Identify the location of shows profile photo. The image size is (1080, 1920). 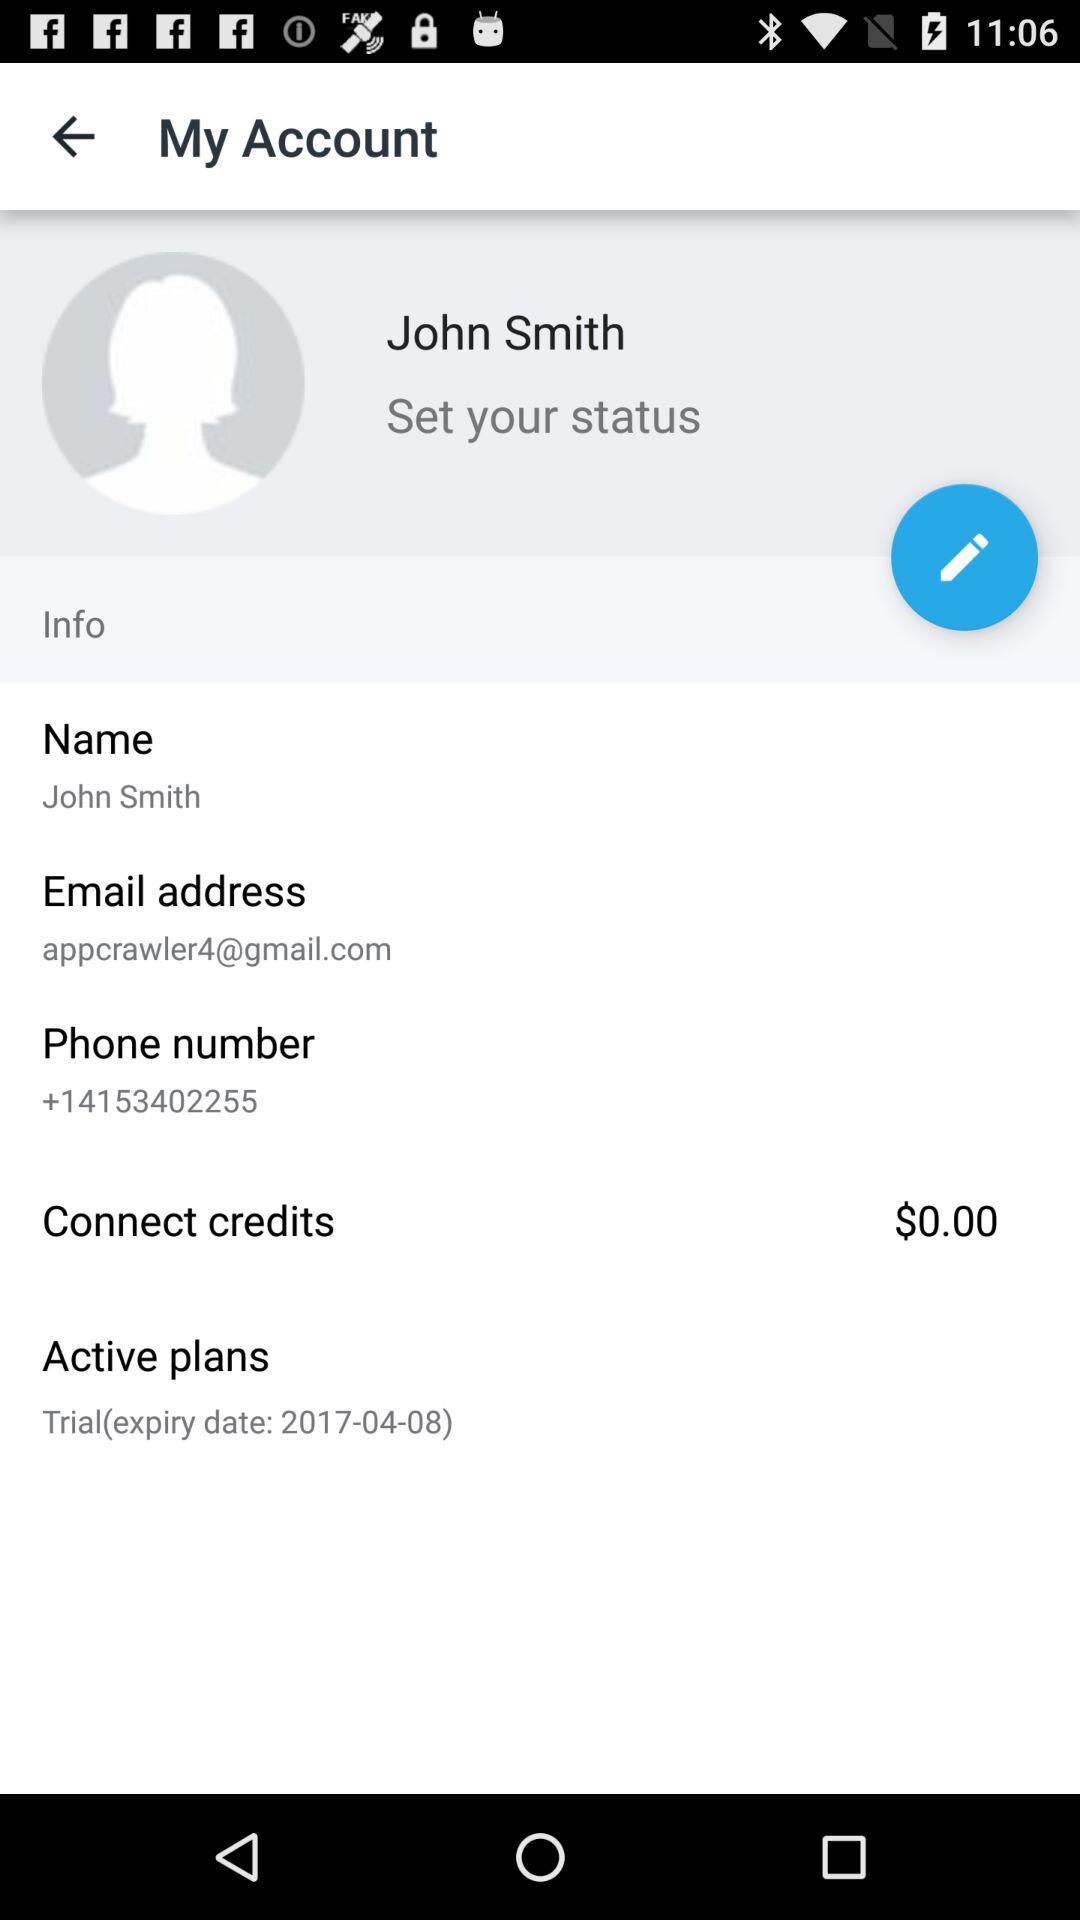
(172, 383).